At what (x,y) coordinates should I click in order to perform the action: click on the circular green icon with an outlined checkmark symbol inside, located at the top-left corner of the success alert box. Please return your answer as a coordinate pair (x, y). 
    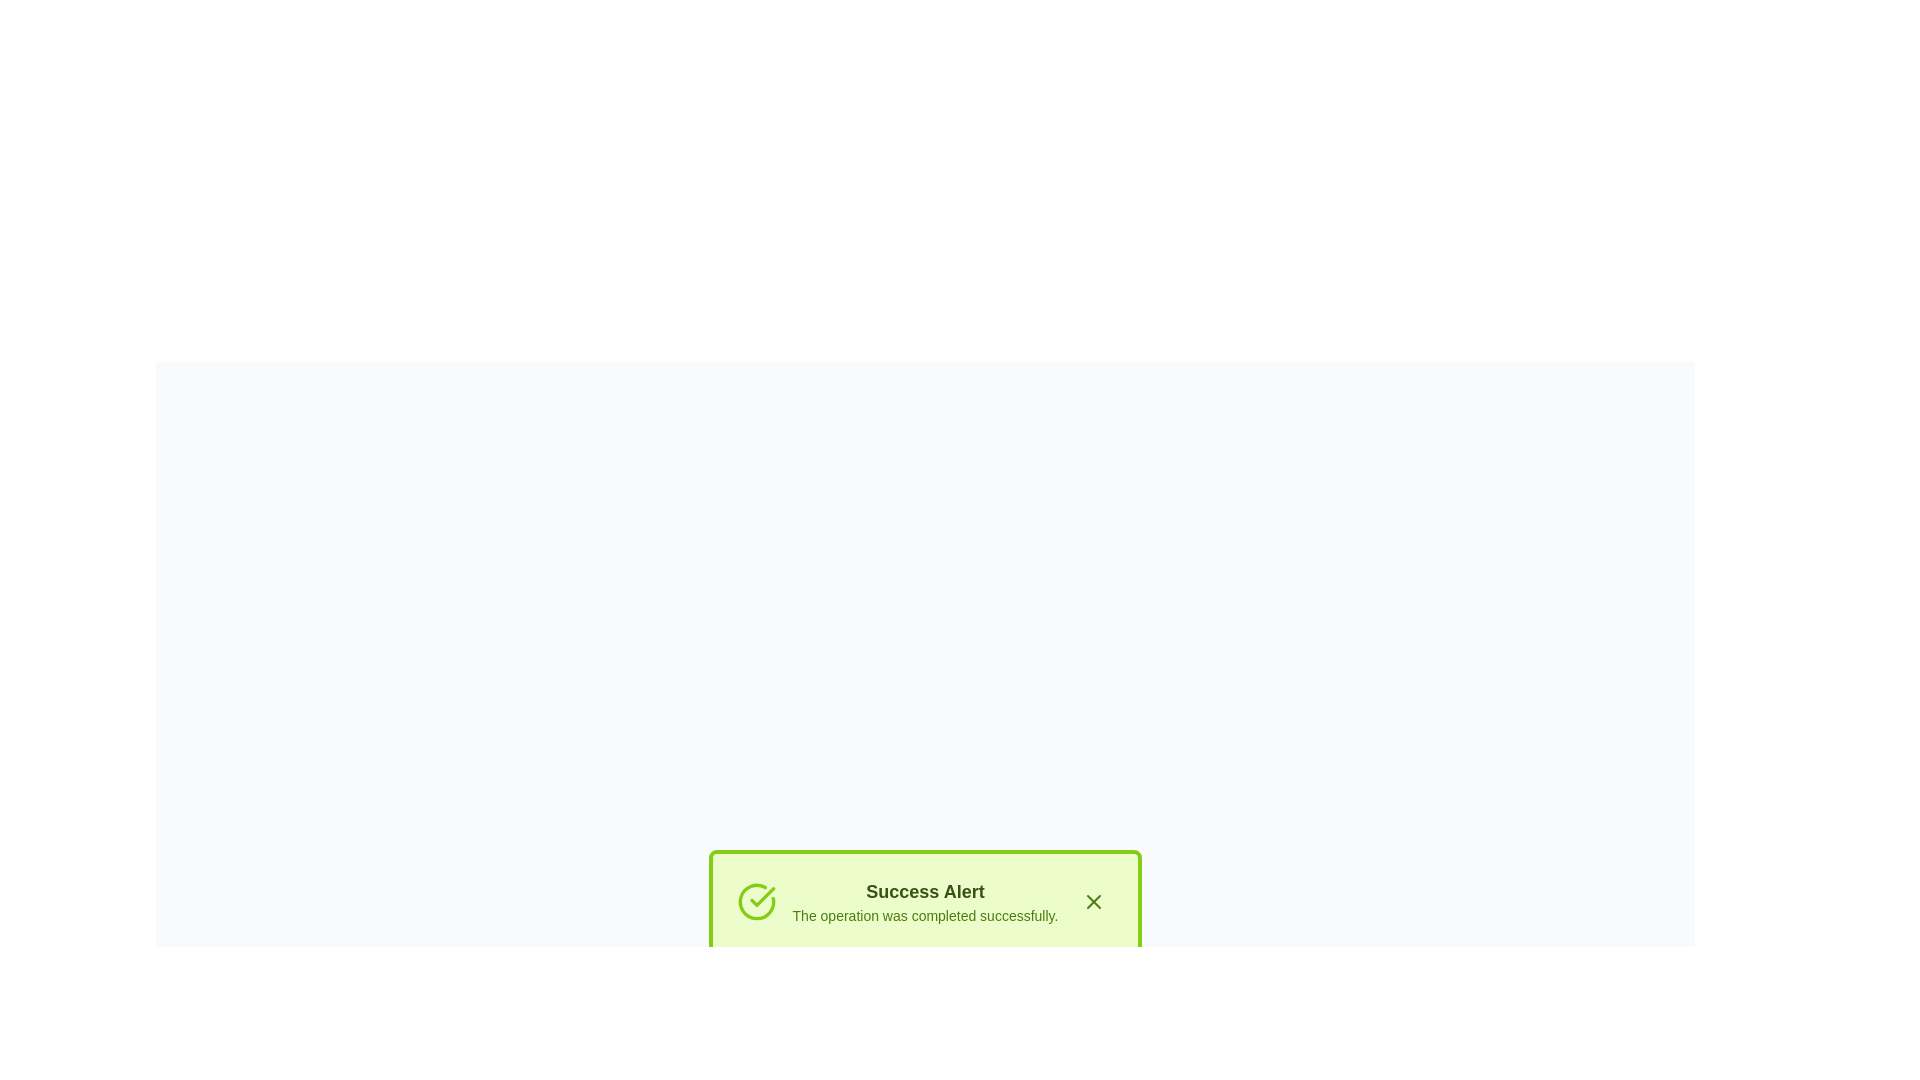
    Looking at the image, I should click on (755, 902).